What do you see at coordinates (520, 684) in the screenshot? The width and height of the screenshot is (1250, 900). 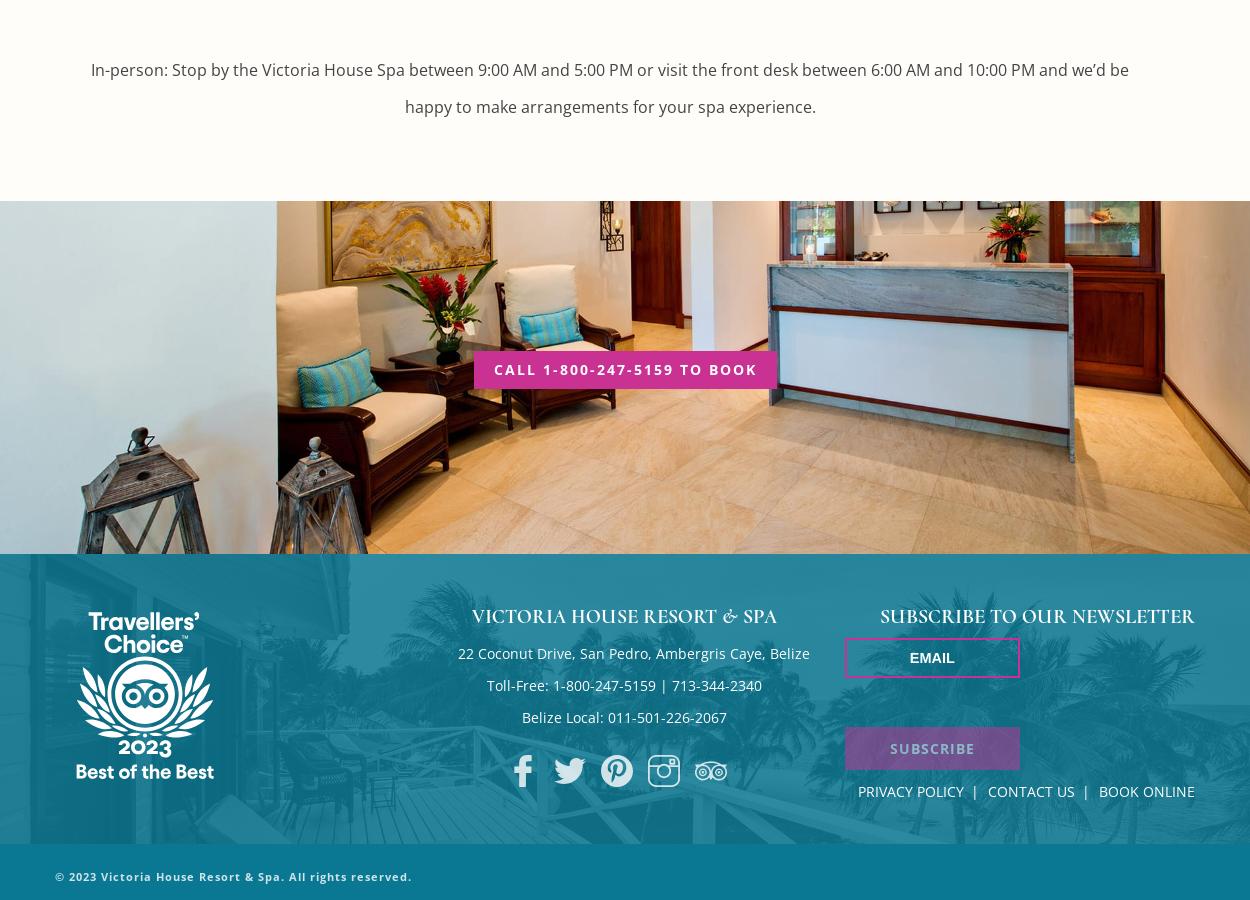 I see `'Toll-Free:'` at bounding box center [520, 684].